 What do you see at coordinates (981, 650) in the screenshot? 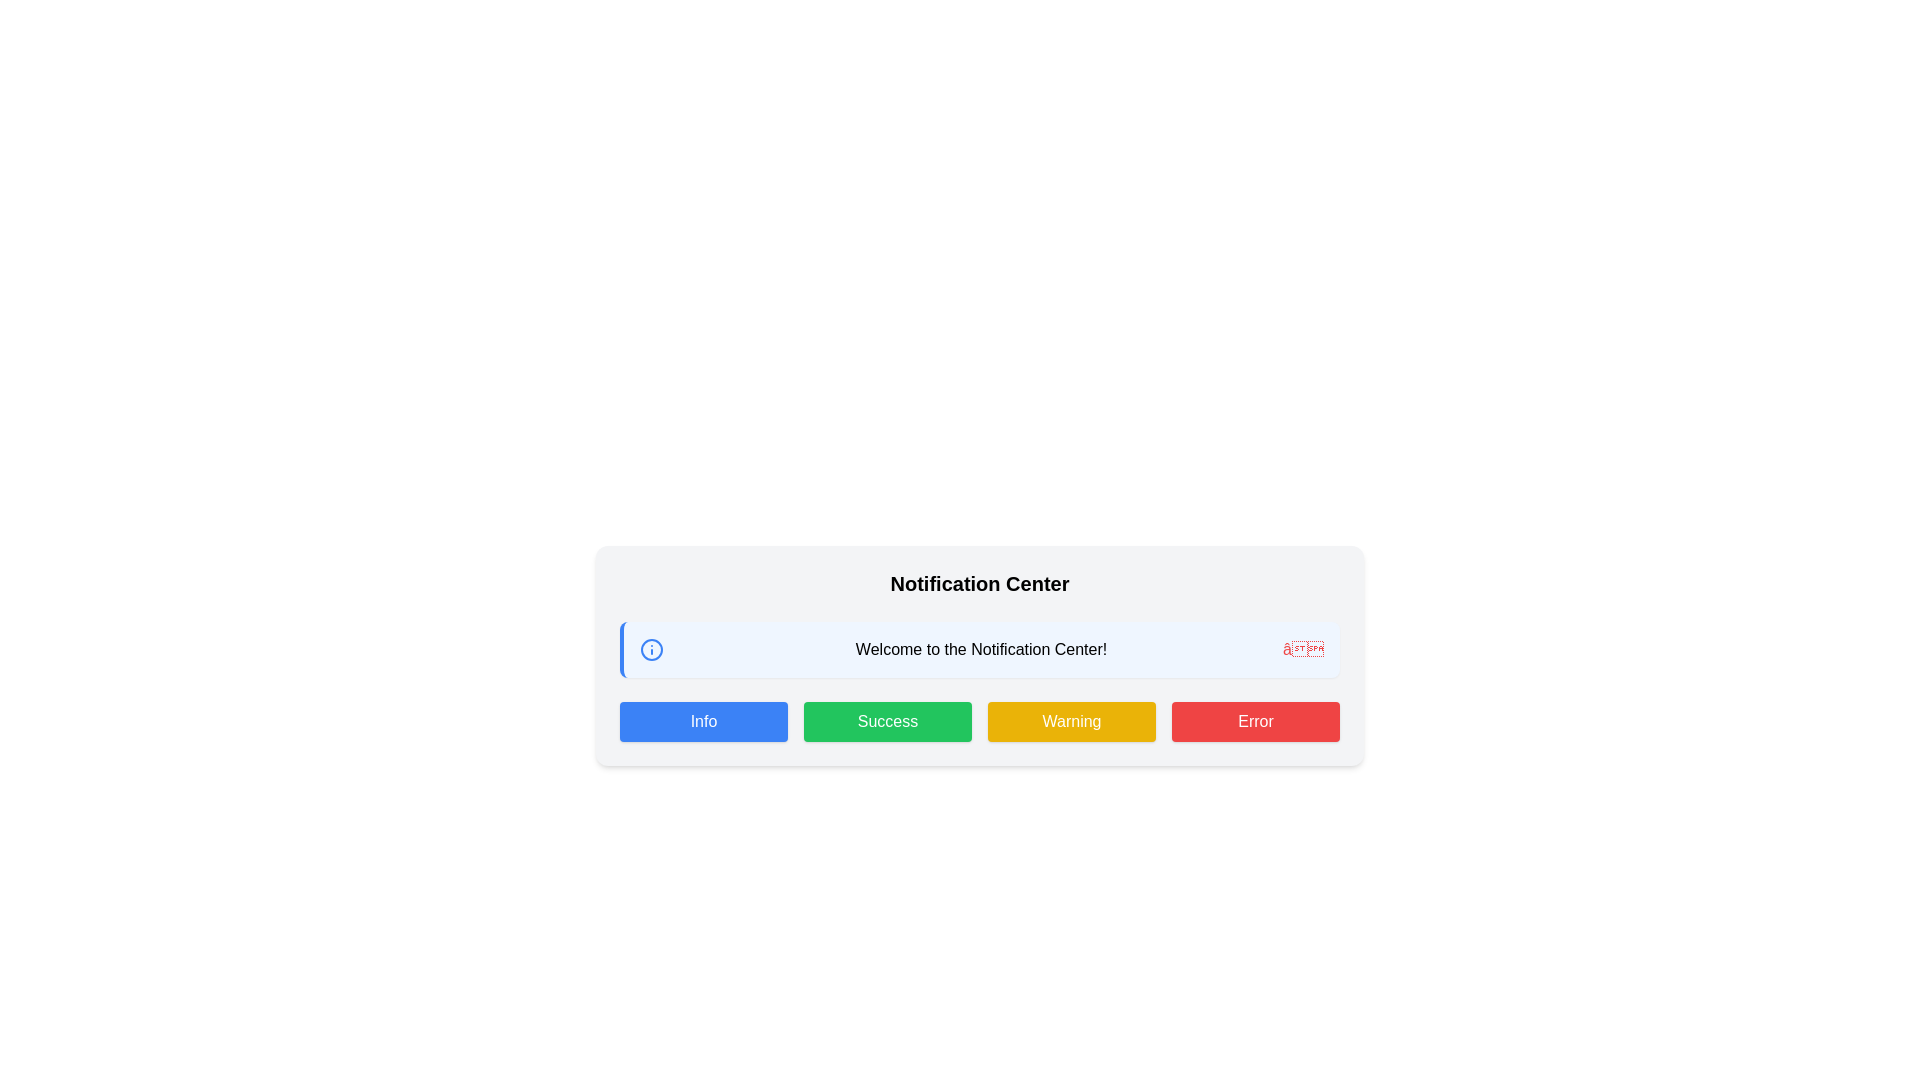
I see `the static text element that serves as a descriptive title inside the notification center, positioned centrally within the notification box below the 'Notification Center' header` at bounding box center [981, 650].